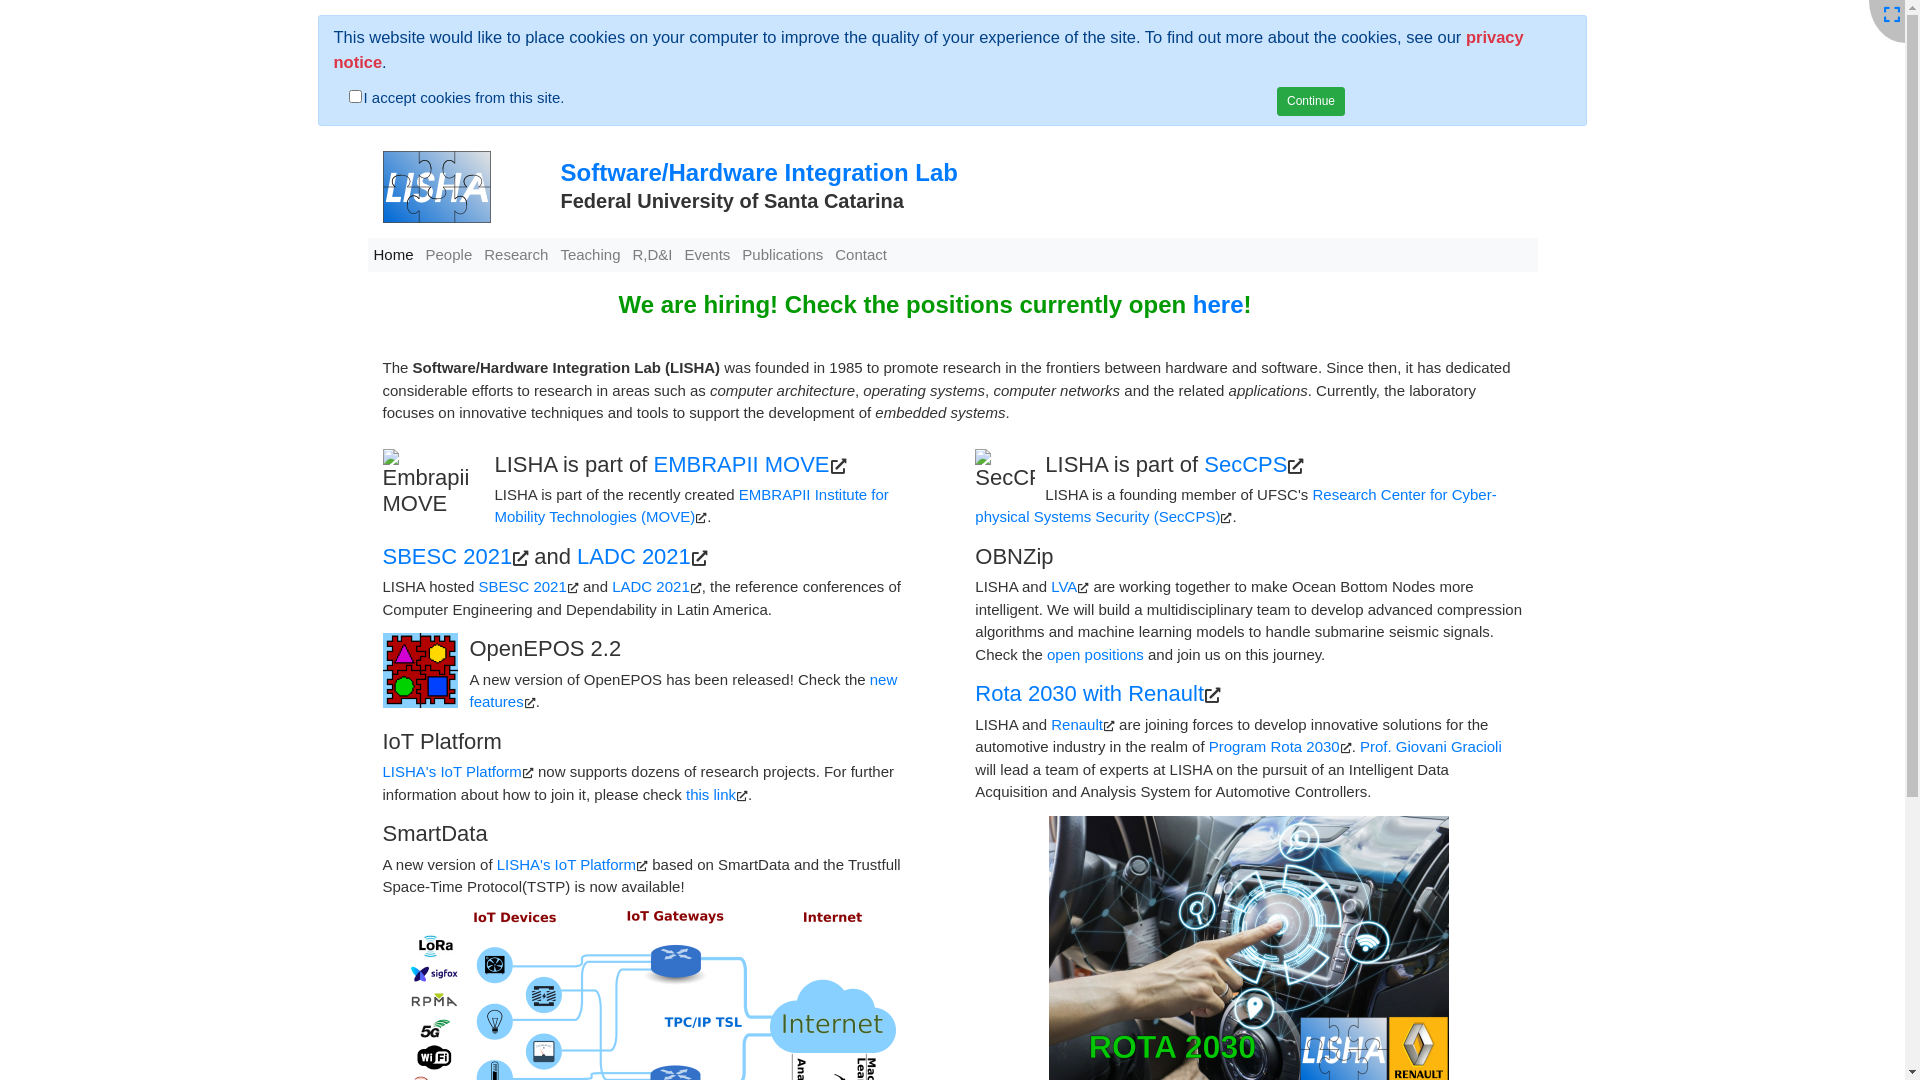 Image resolution: width=1920 pixels, height=1080 pixels. I want to click on 'LISHA's IoT Platform', so click(565, 863).